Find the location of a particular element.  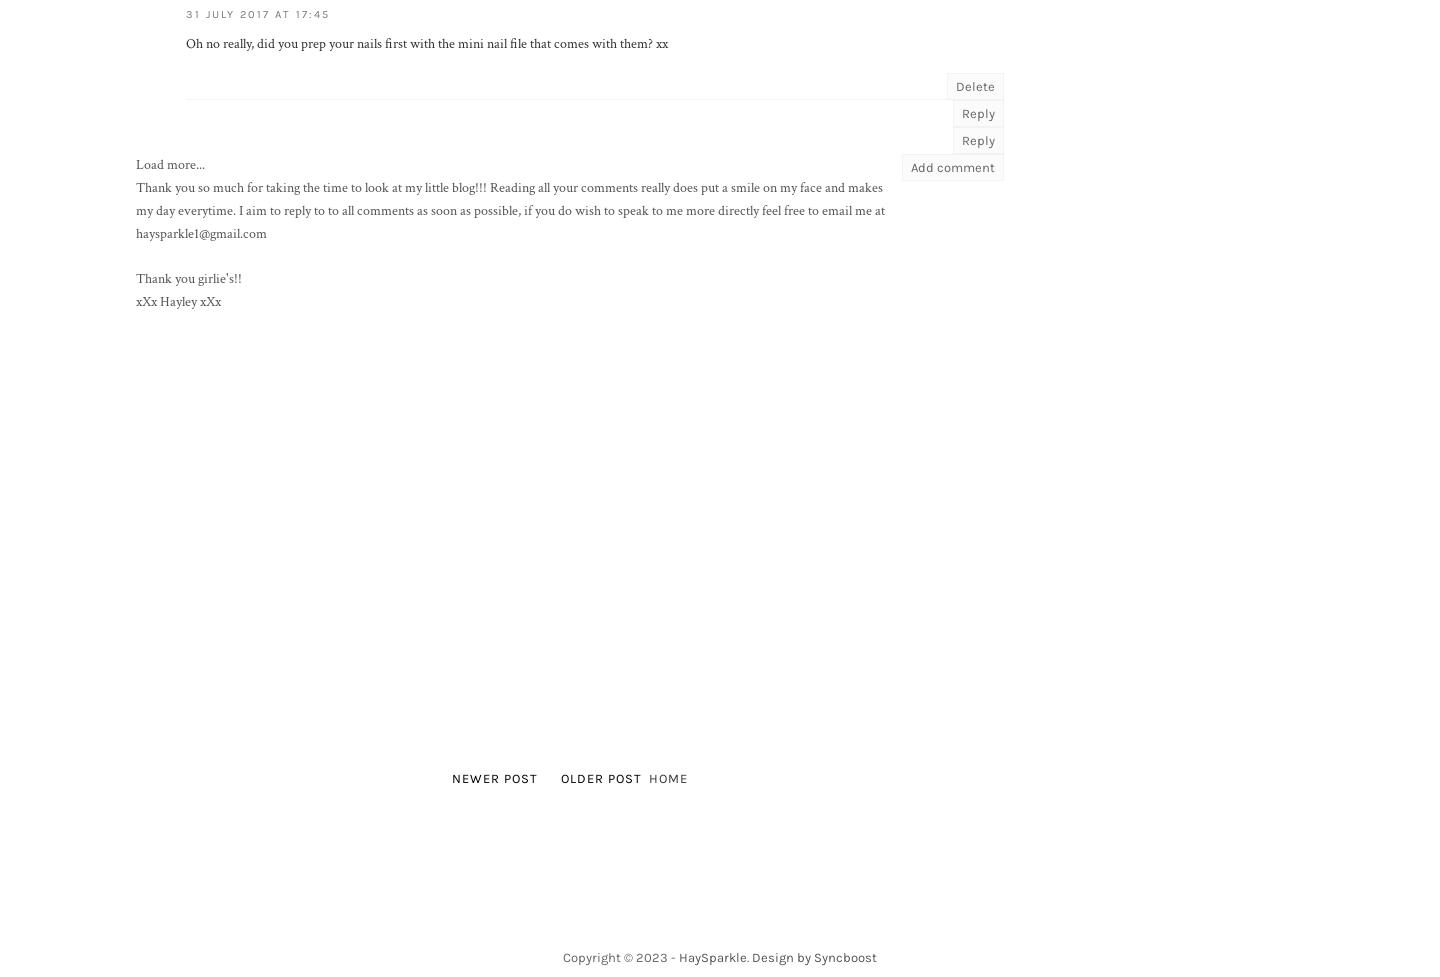

'Design by Syncboost' is located at coordinates (814, 955).